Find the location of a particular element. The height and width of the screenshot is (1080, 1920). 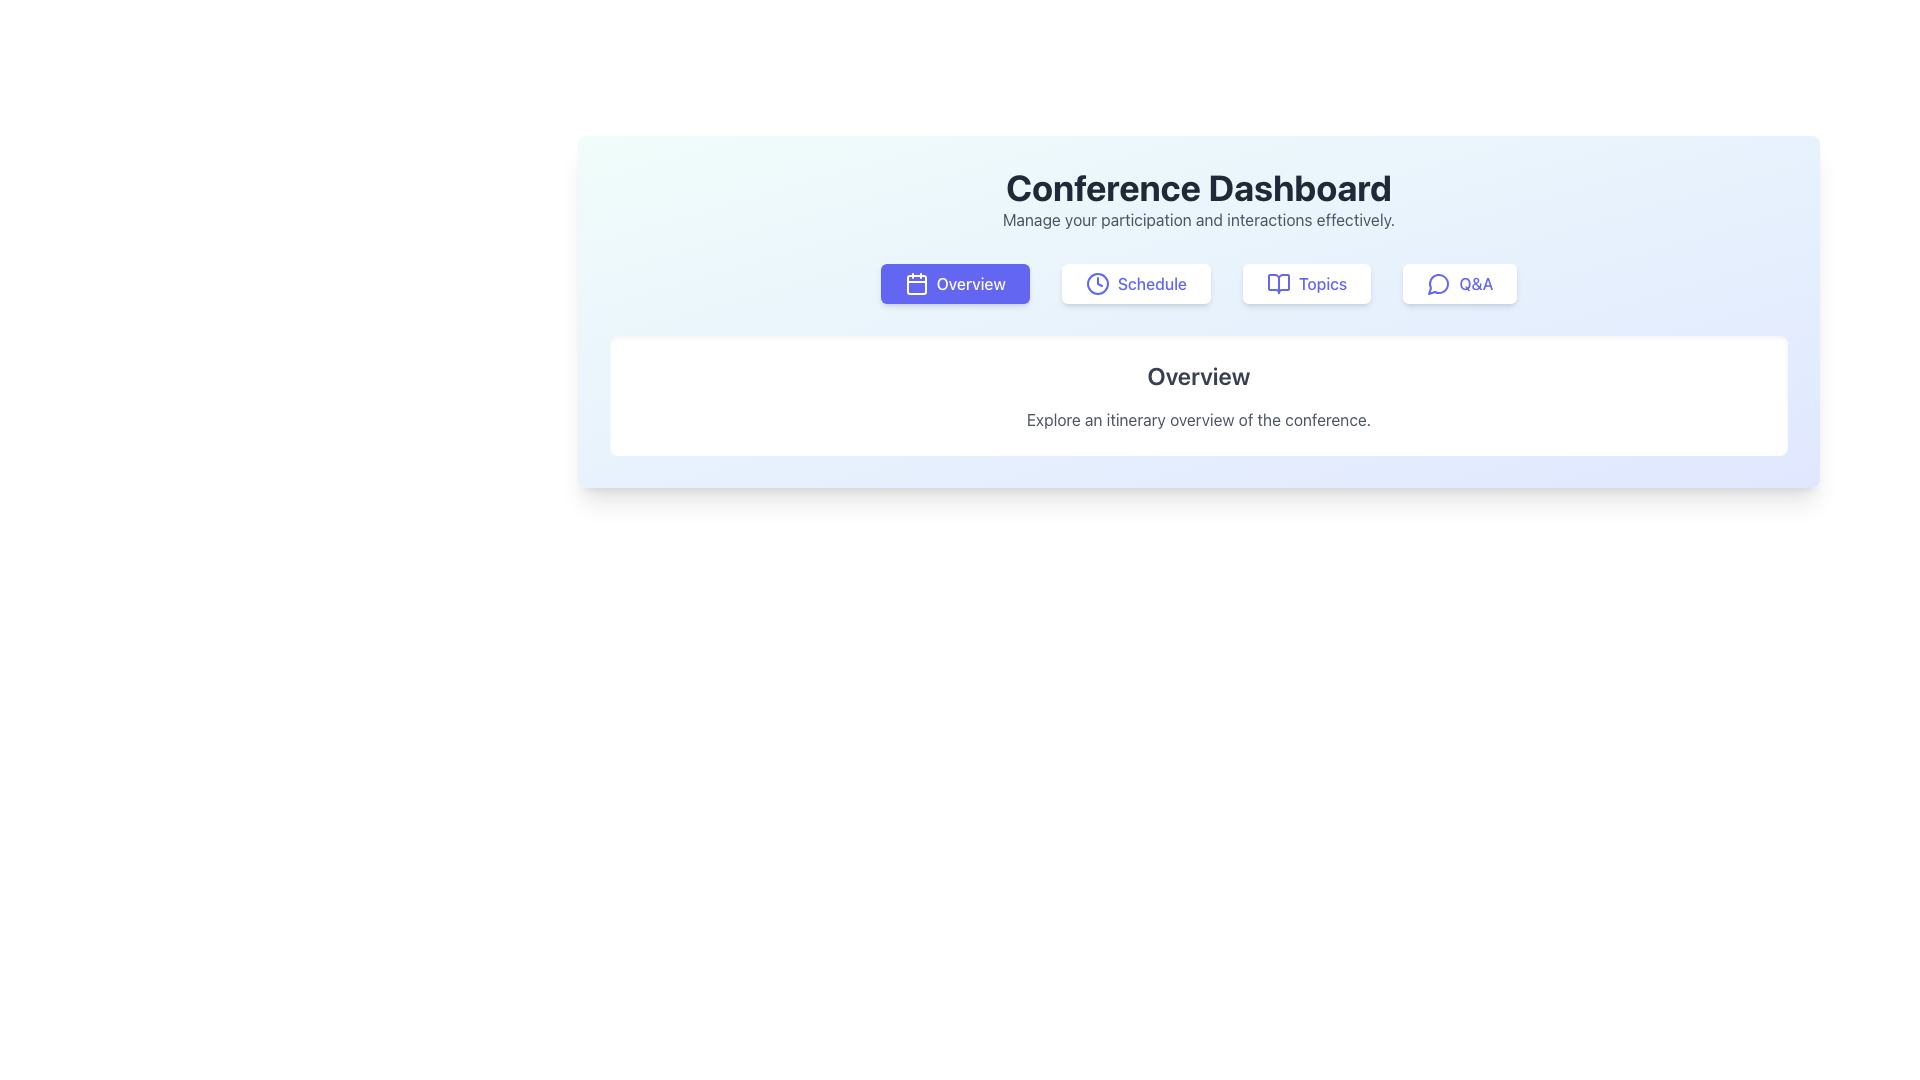

text heading that prominently displays the word 'Overview' in a large, bold font, located centrally within a white background card is located at coordinates (1199, 375).